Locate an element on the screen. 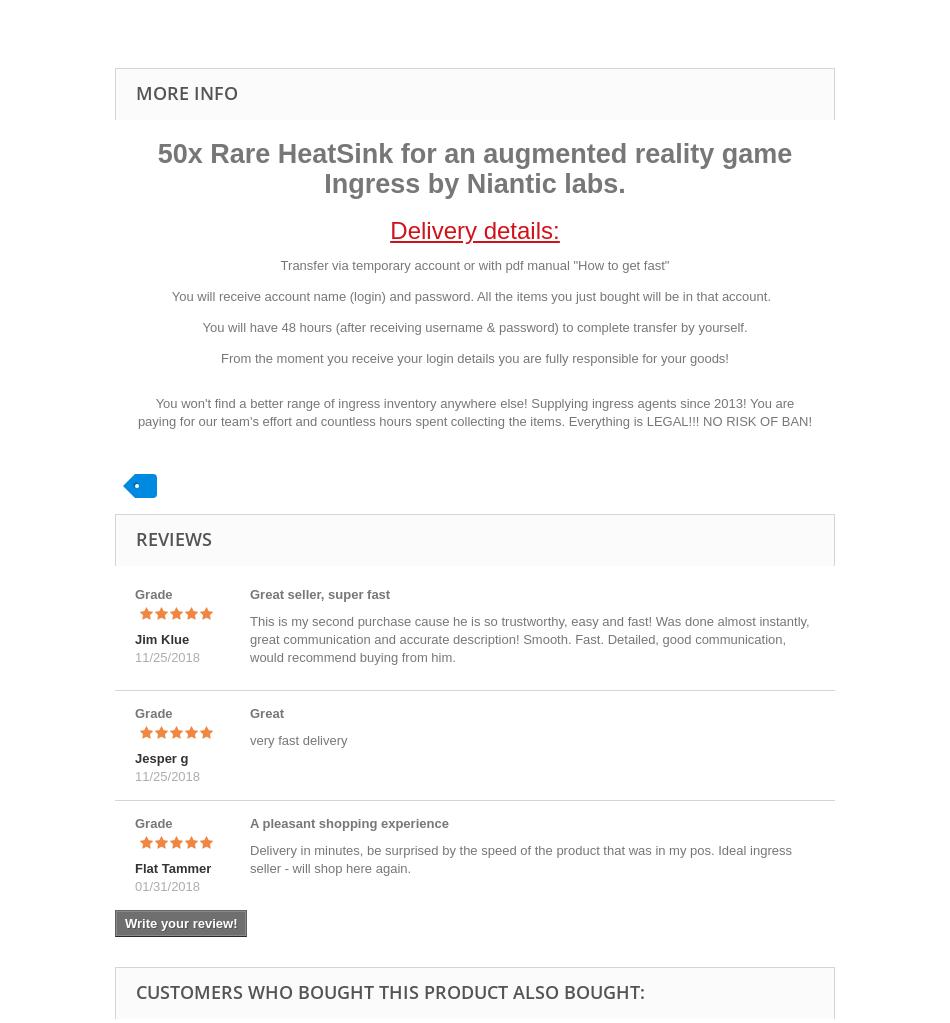 The height and width of the screenshot is (1023, 950). 'This is my second purchase cause he is so trustworthy, easy and fast! Was done almost instantly, great communication and accurate description! Smooth. Fast. Detailed, good communication, would recommend buying from him.' is located at coordinates (529, 639).